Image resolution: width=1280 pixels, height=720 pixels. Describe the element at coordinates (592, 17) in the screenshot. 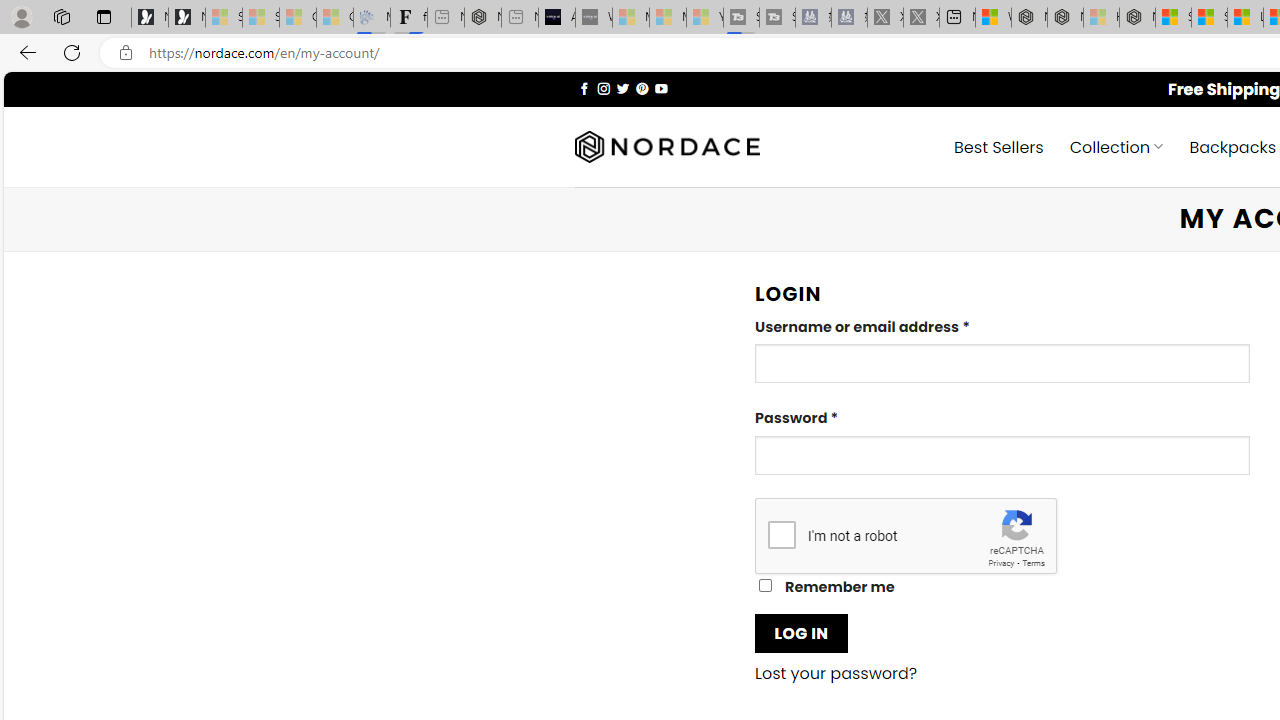

I see `'What'` at that location.